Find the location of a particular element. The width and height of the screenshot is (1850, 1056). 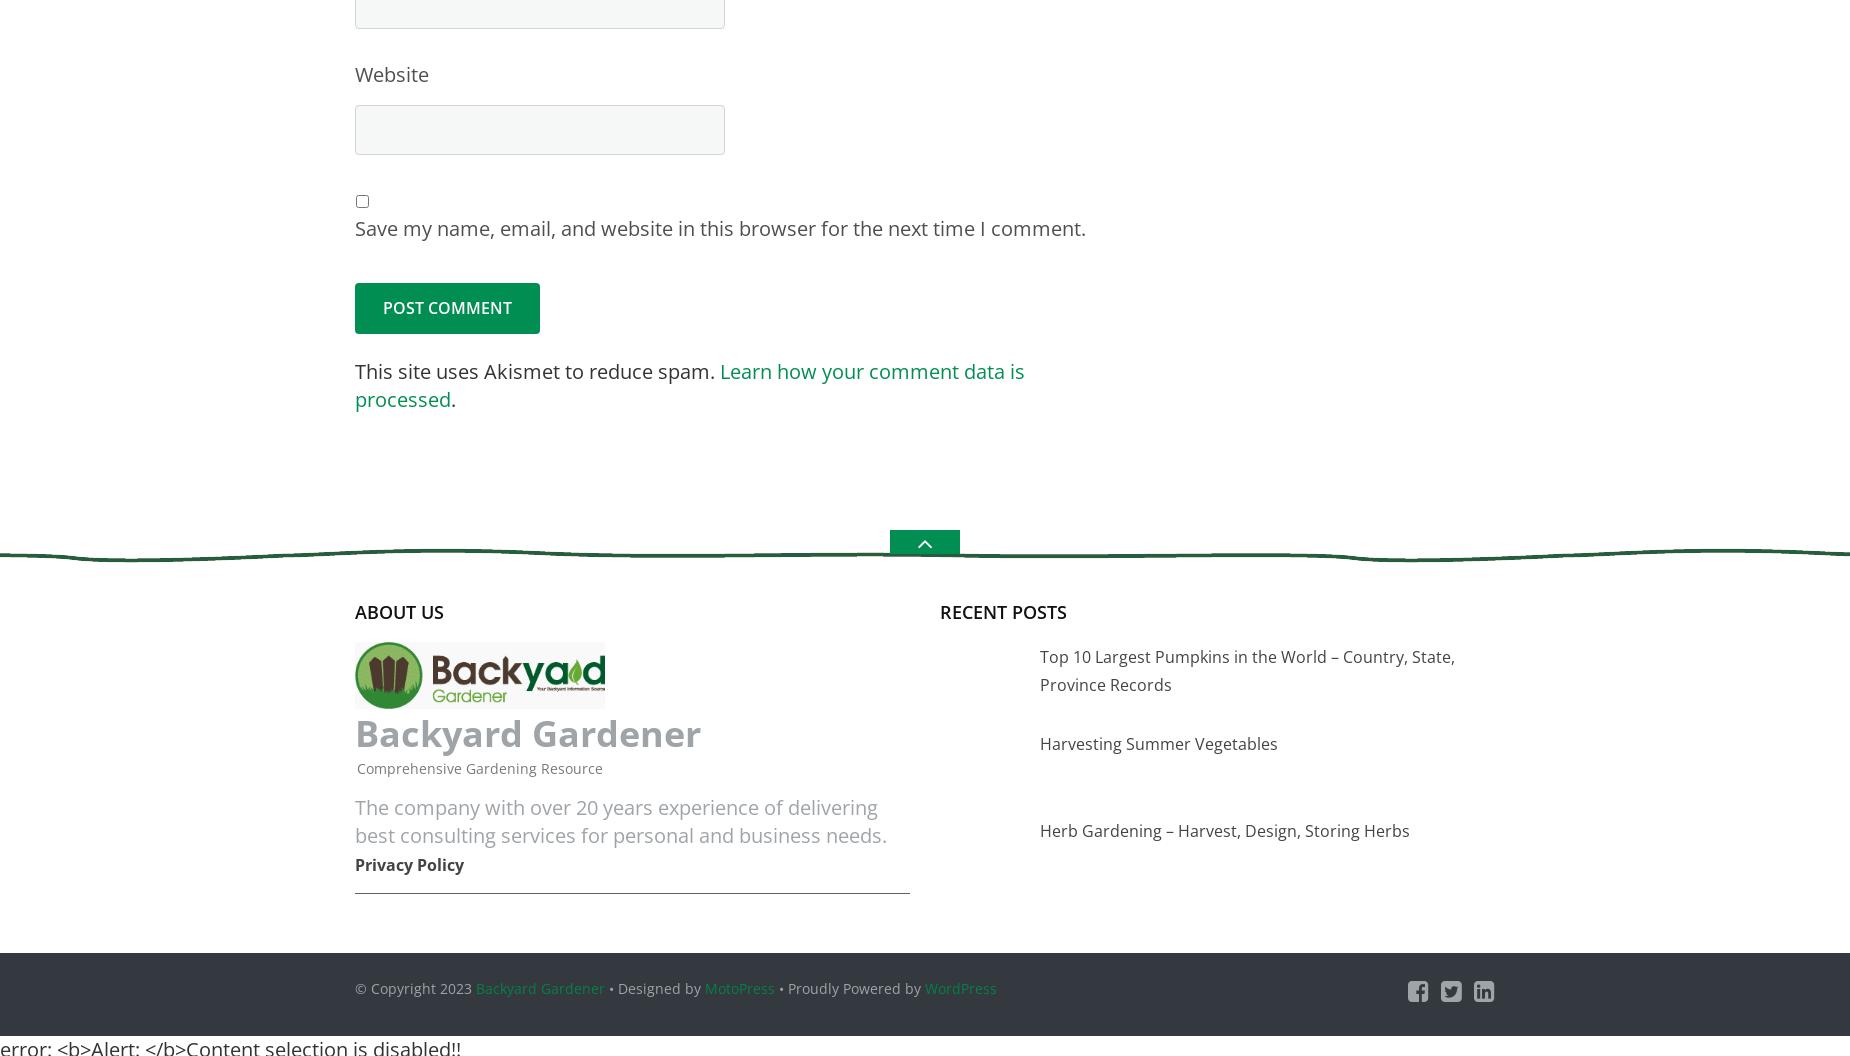

'Harvesting Summer Vegetables' is located at coordinates (1158, 742).